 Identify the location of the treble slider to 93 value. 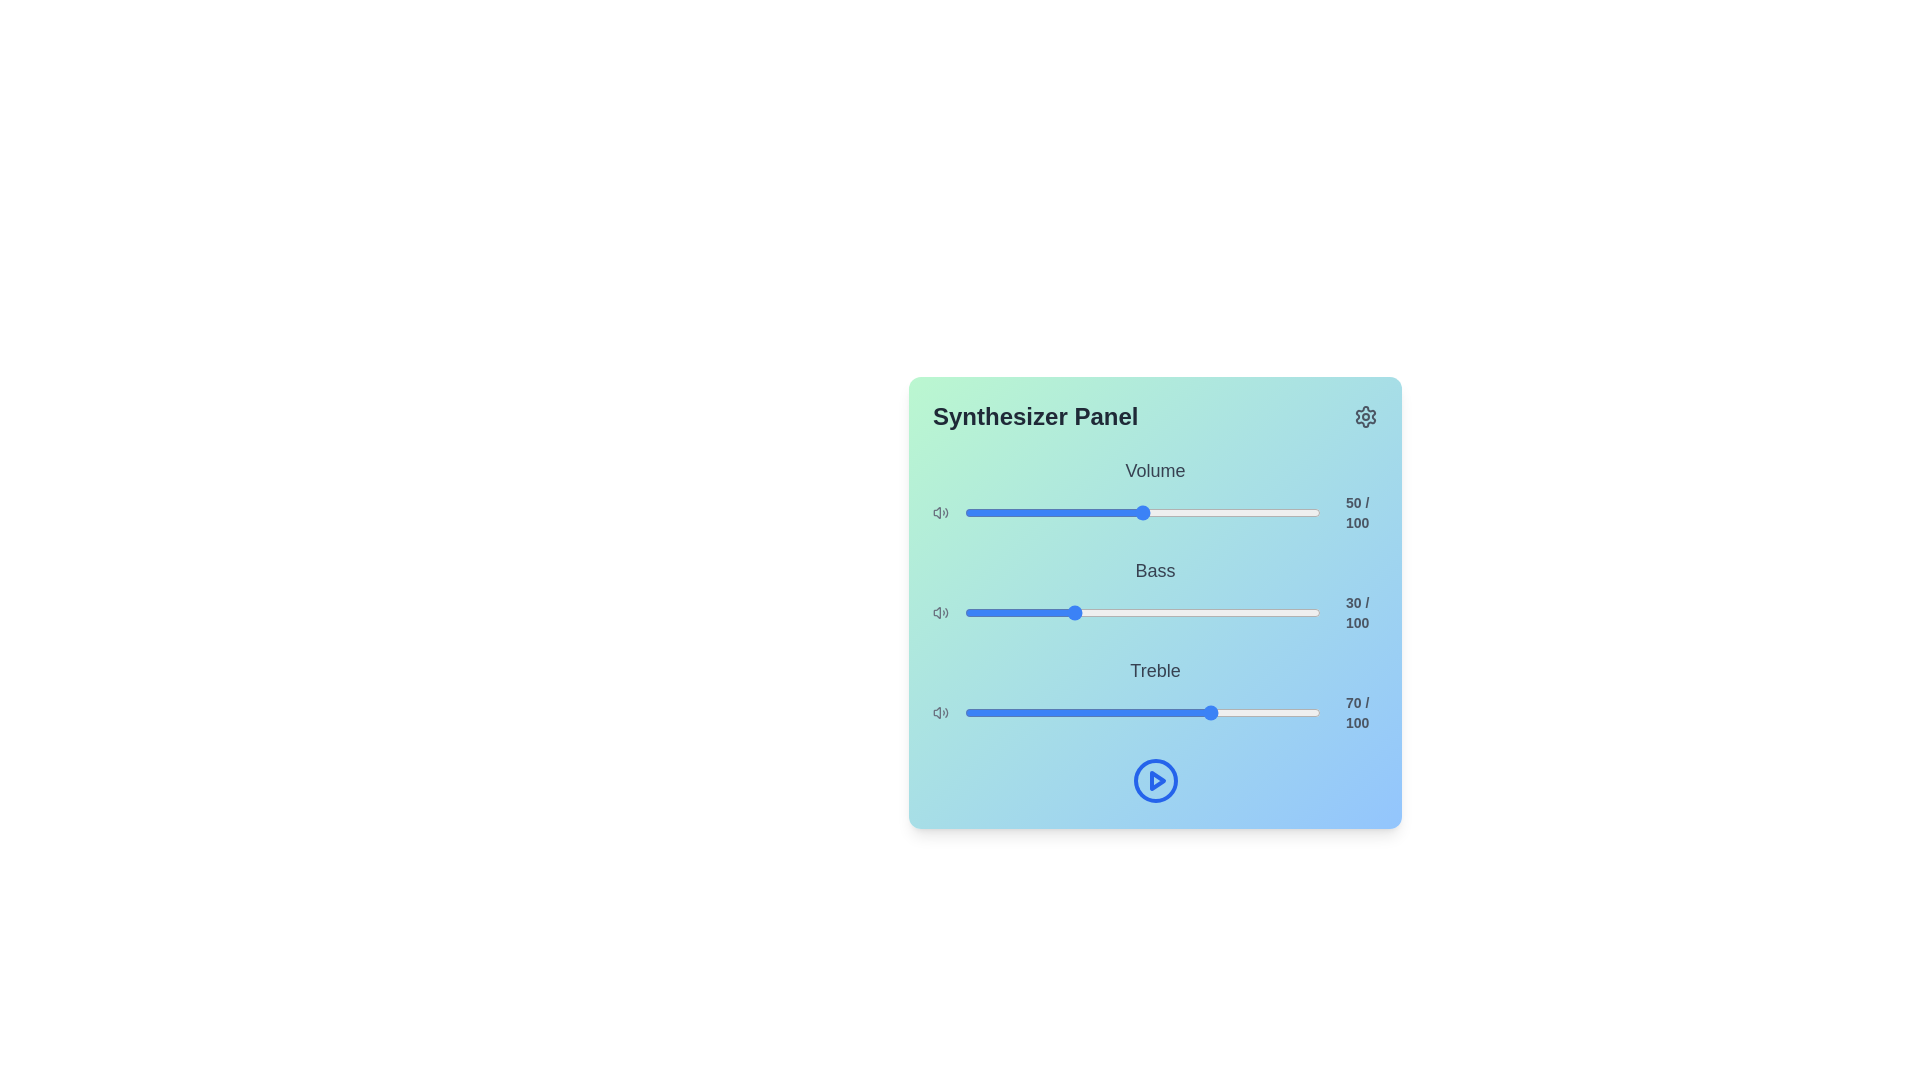
(1296, 712).